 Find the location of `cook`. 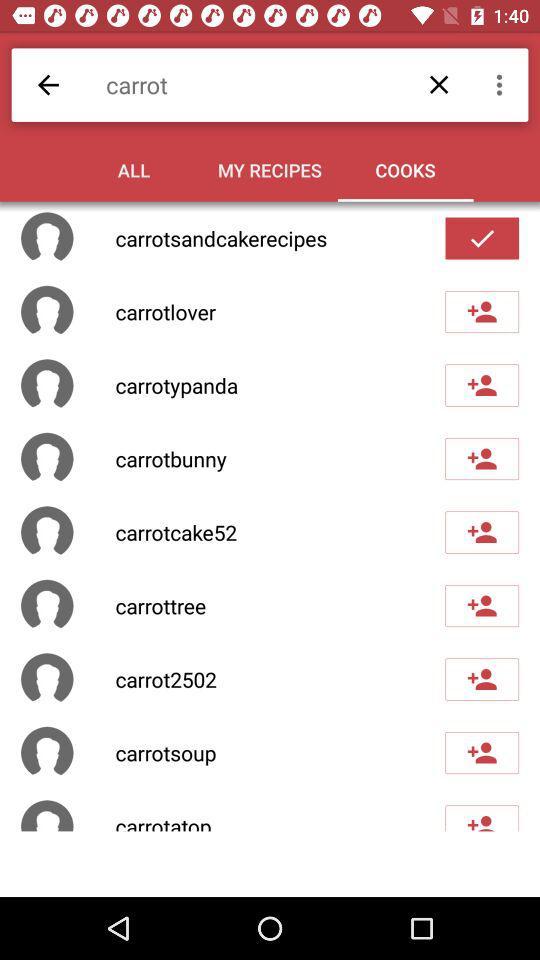

cook is located at coordinates (481, 238).